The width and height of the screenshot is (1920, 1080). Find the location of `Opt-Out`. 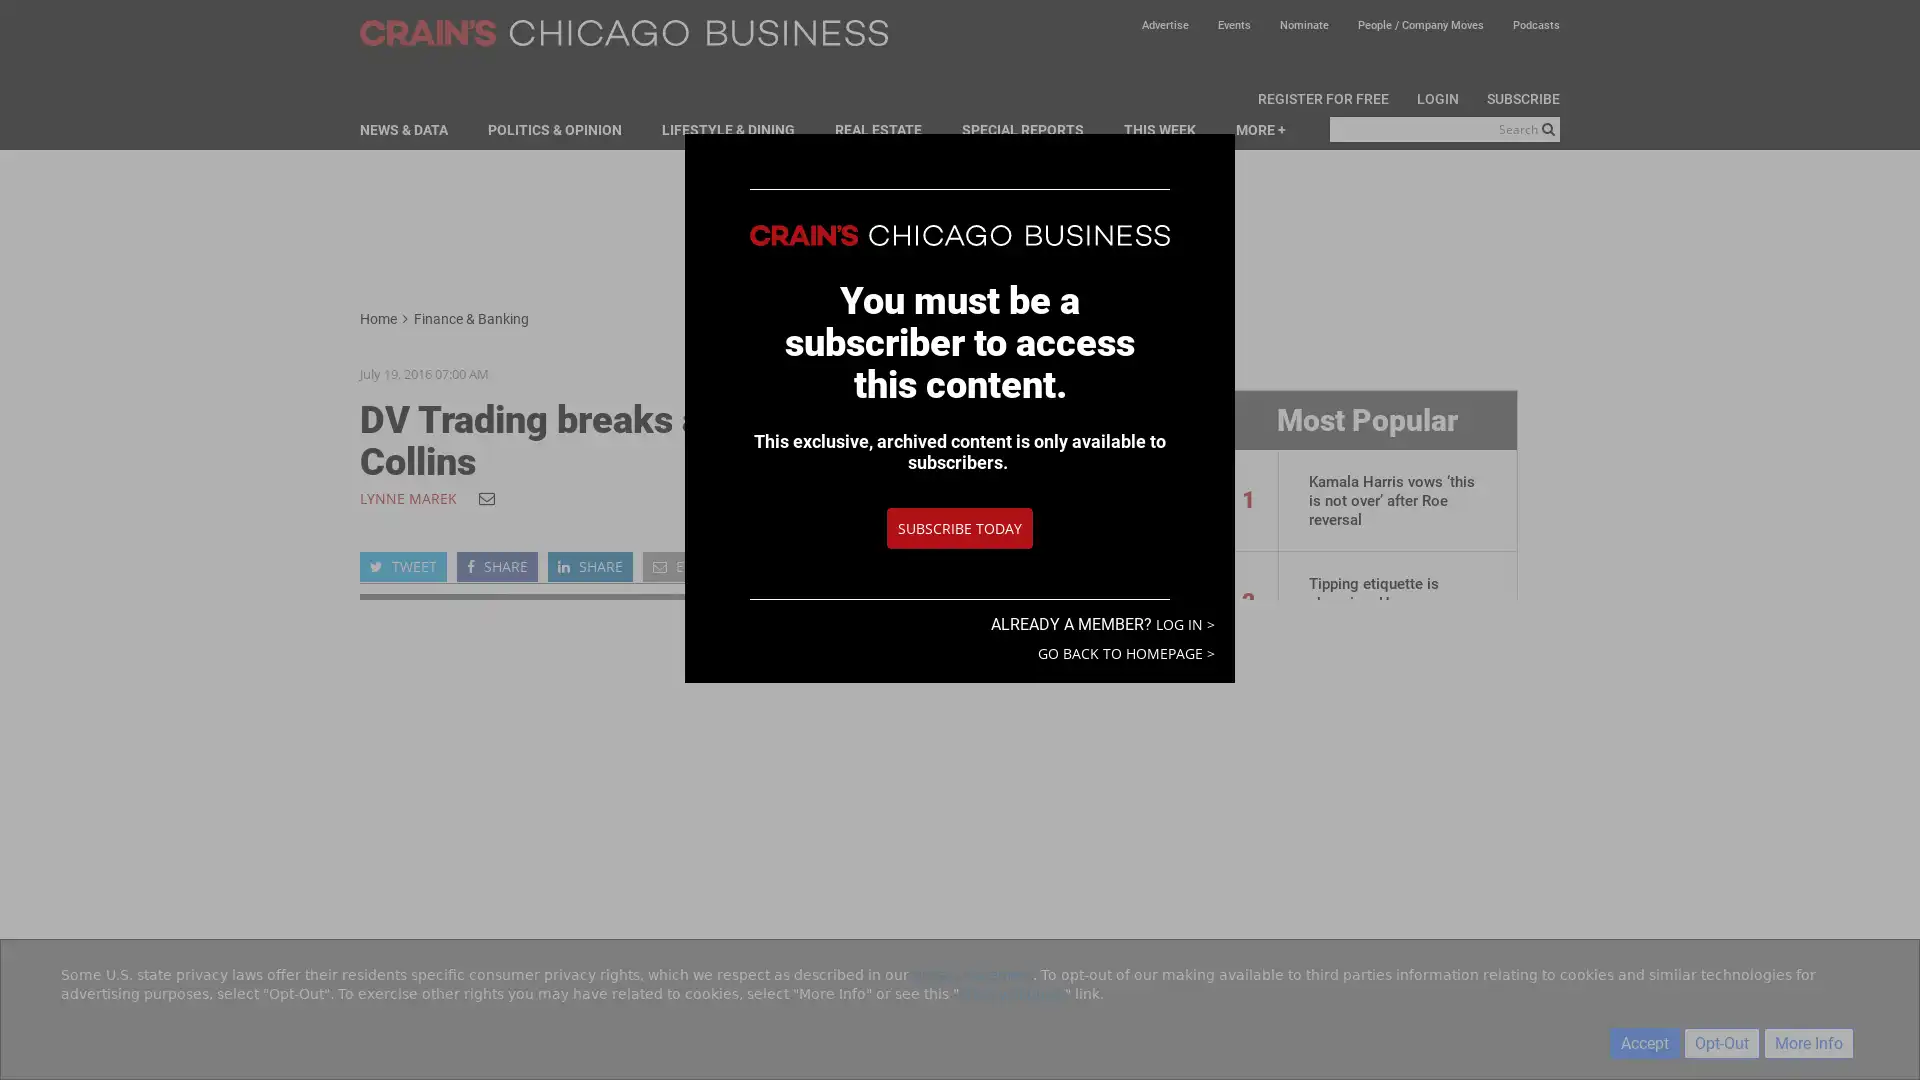

Opt-Out is located at coordinates (1721, 1042).